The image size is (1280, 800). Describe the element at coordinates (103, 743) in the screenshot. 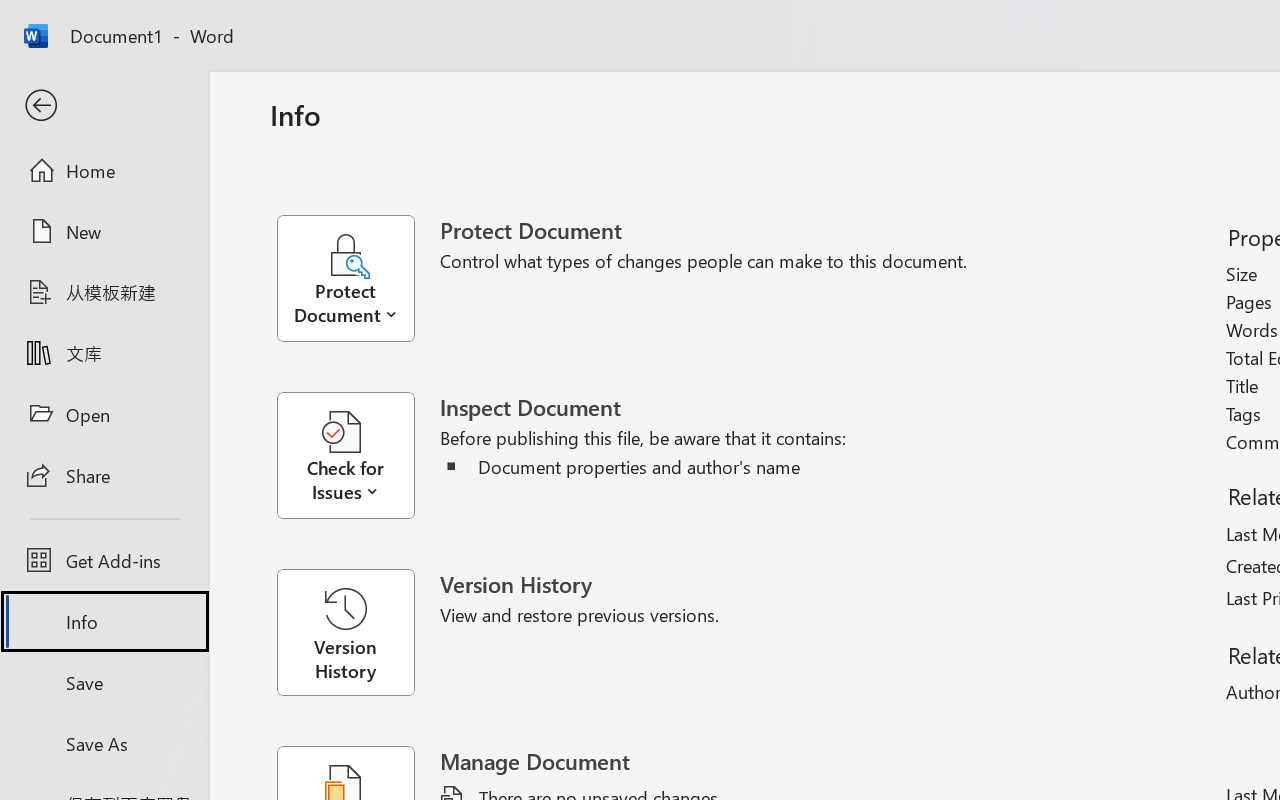

I see `'Save As'` at that location.